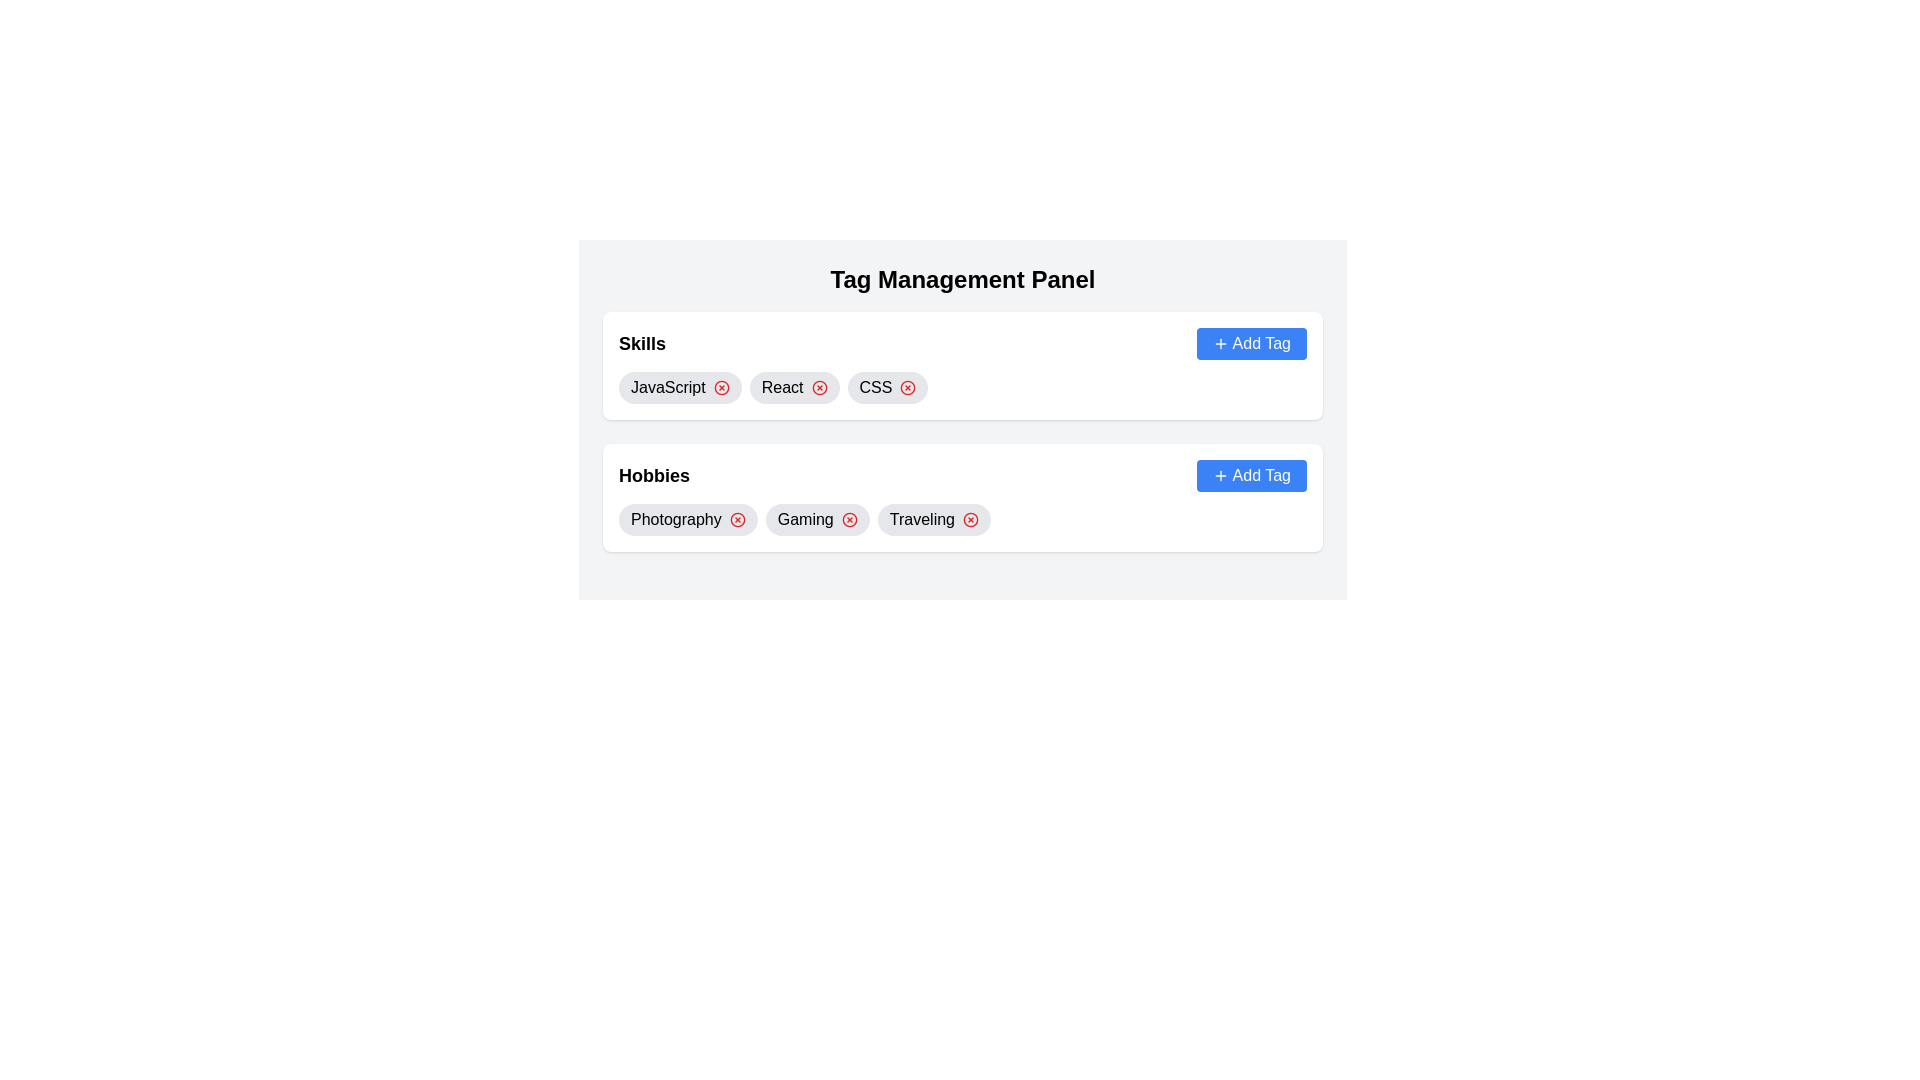 The width and height of the screenshot is (1920, 1080). I want to click on the 'React' tag, which is a pill-shaped button with a light gray background and a red circular delete icon containing a white 'X', so click(793, 388).